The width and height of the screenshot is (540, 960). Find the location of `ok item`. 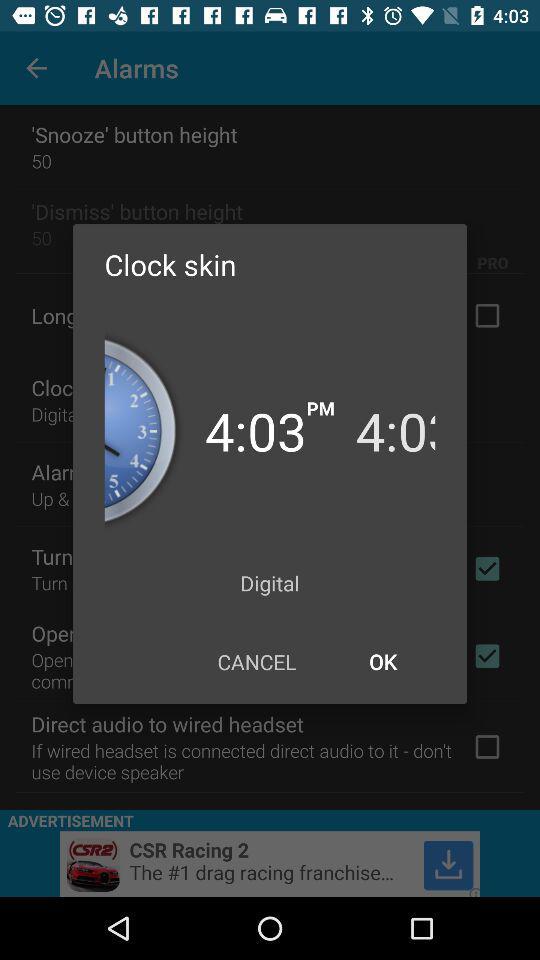

ok item is located at coordinates (382, 661).